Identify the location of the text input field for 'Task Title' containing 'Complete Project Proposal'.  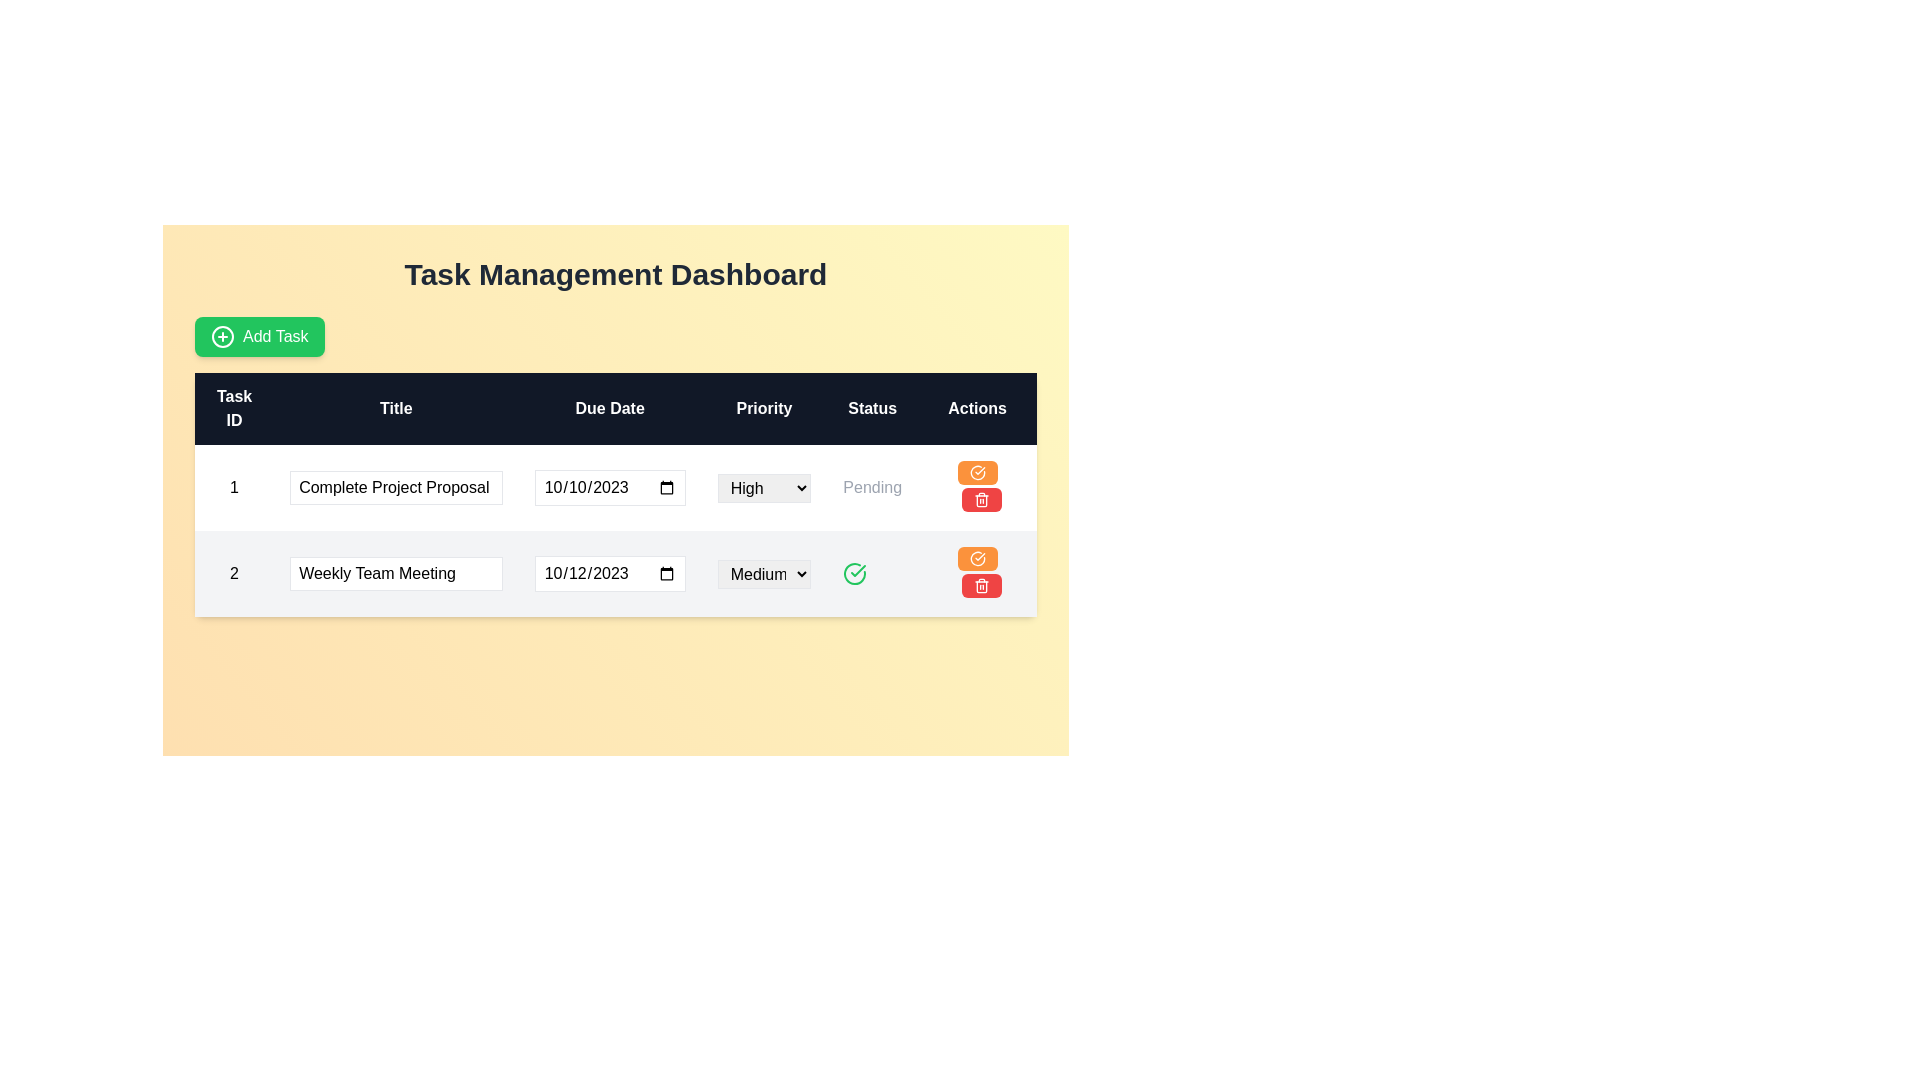
(396, 488).